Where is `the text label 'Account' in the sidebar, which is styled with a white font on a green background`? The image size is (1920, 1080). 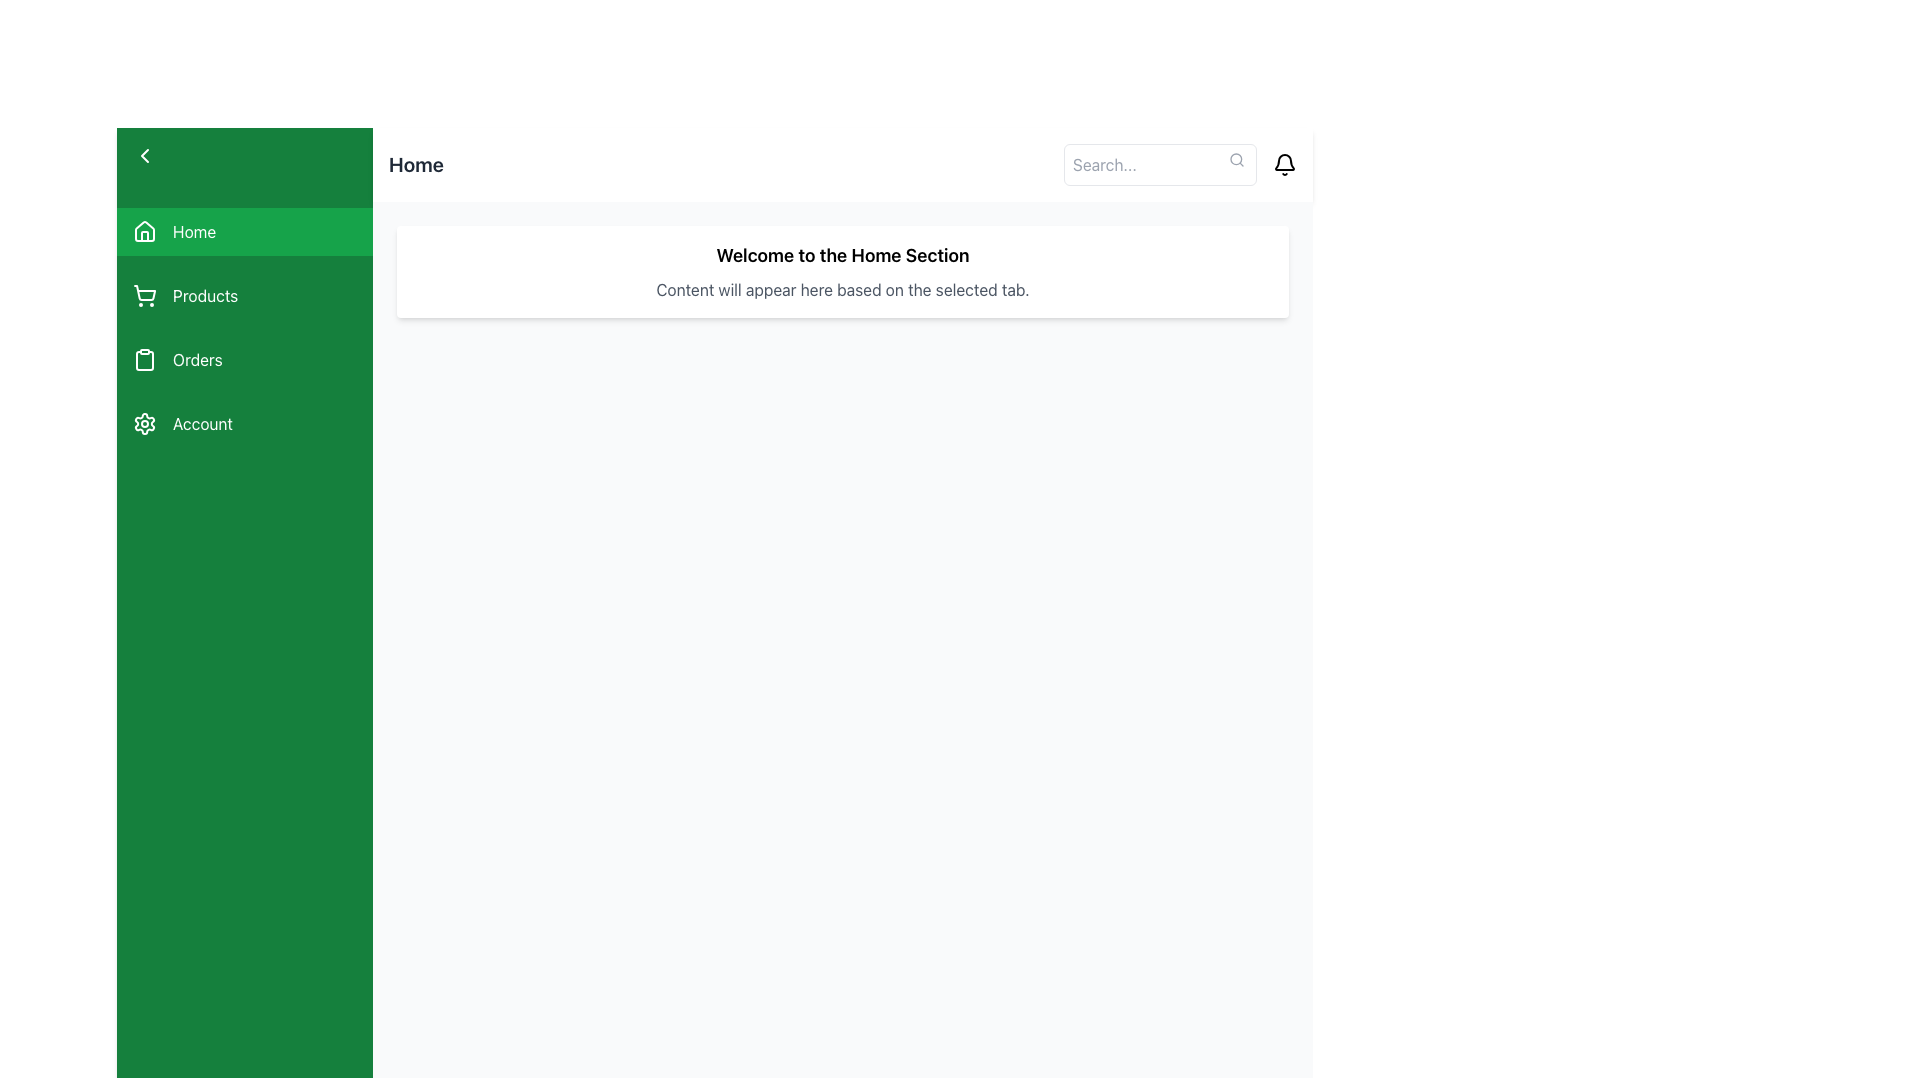
the text label 'Account' in the sidebar, which is styled with a white font on a green background is located at coordinates (202, 423).